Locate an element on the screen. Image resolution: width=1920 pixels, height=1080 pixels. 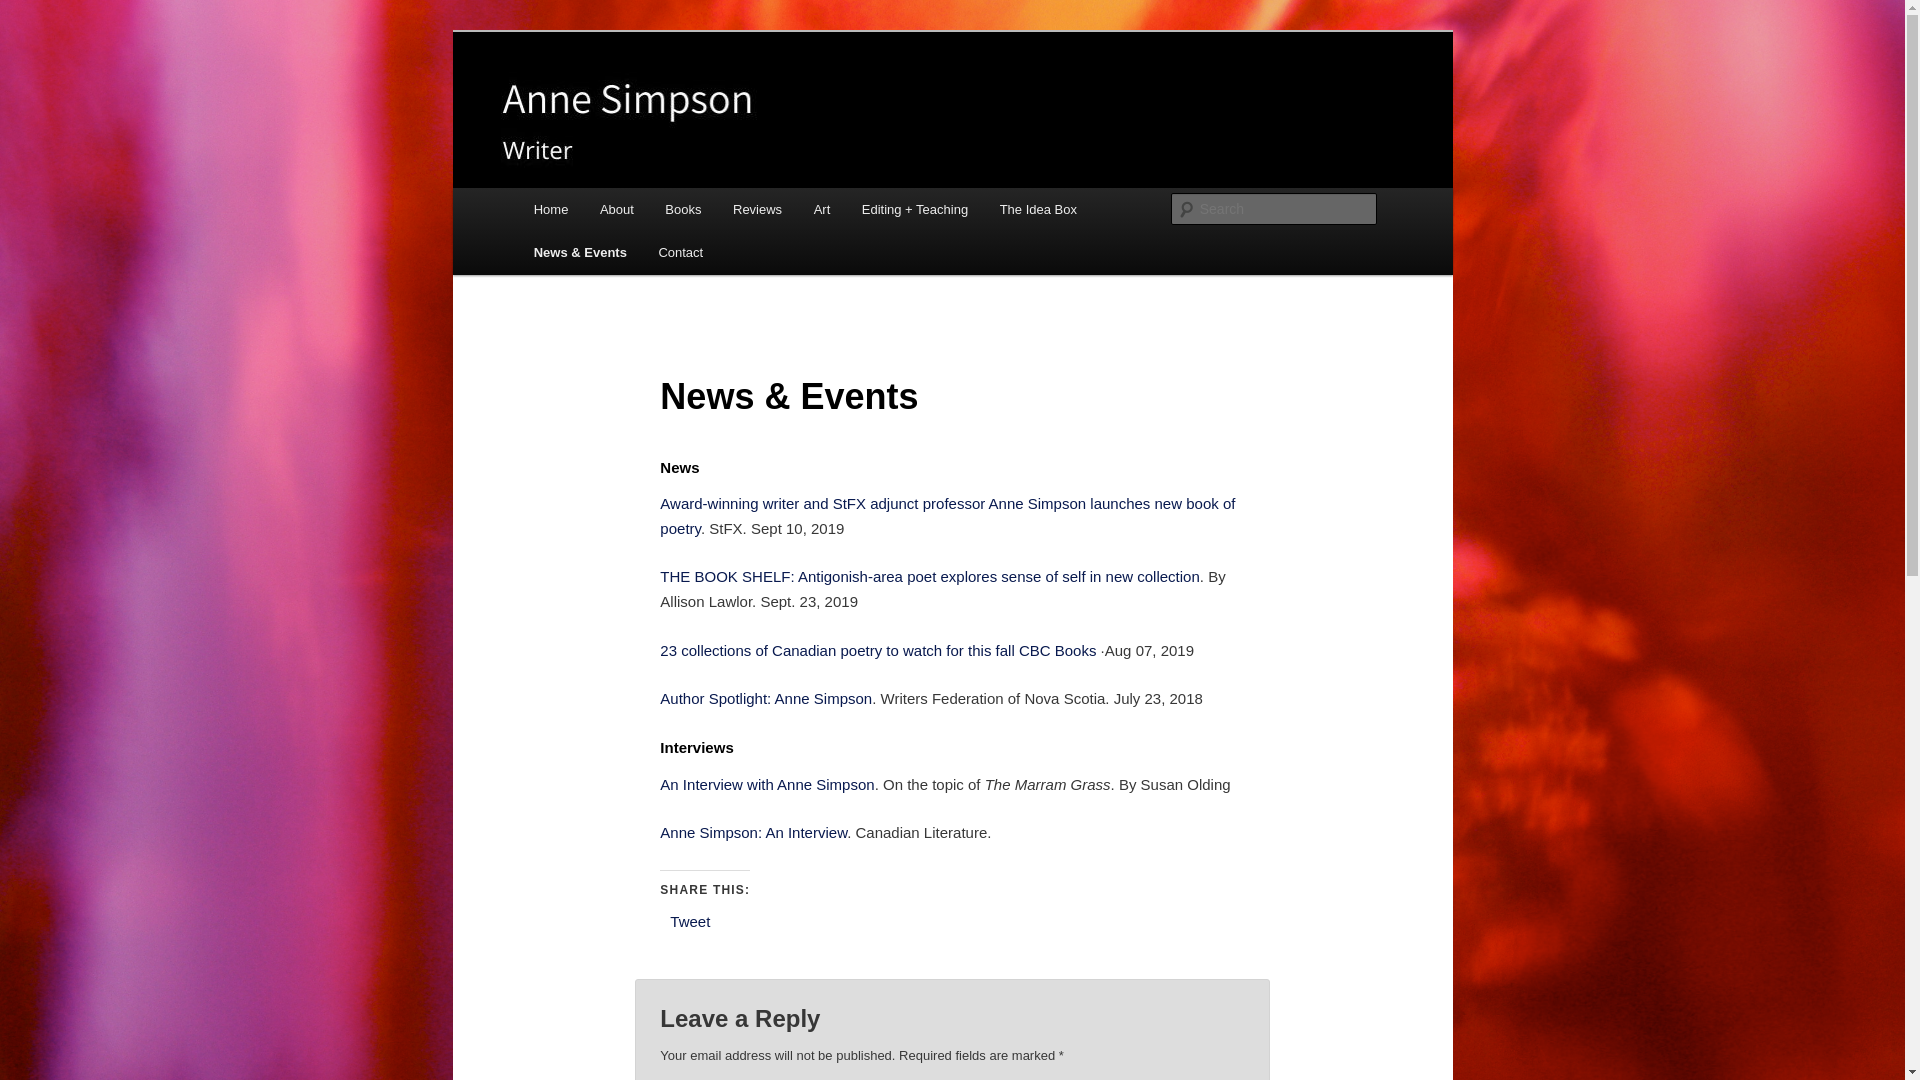
'An Interview with Anne Simpson' is located at coordinates (766, 783).